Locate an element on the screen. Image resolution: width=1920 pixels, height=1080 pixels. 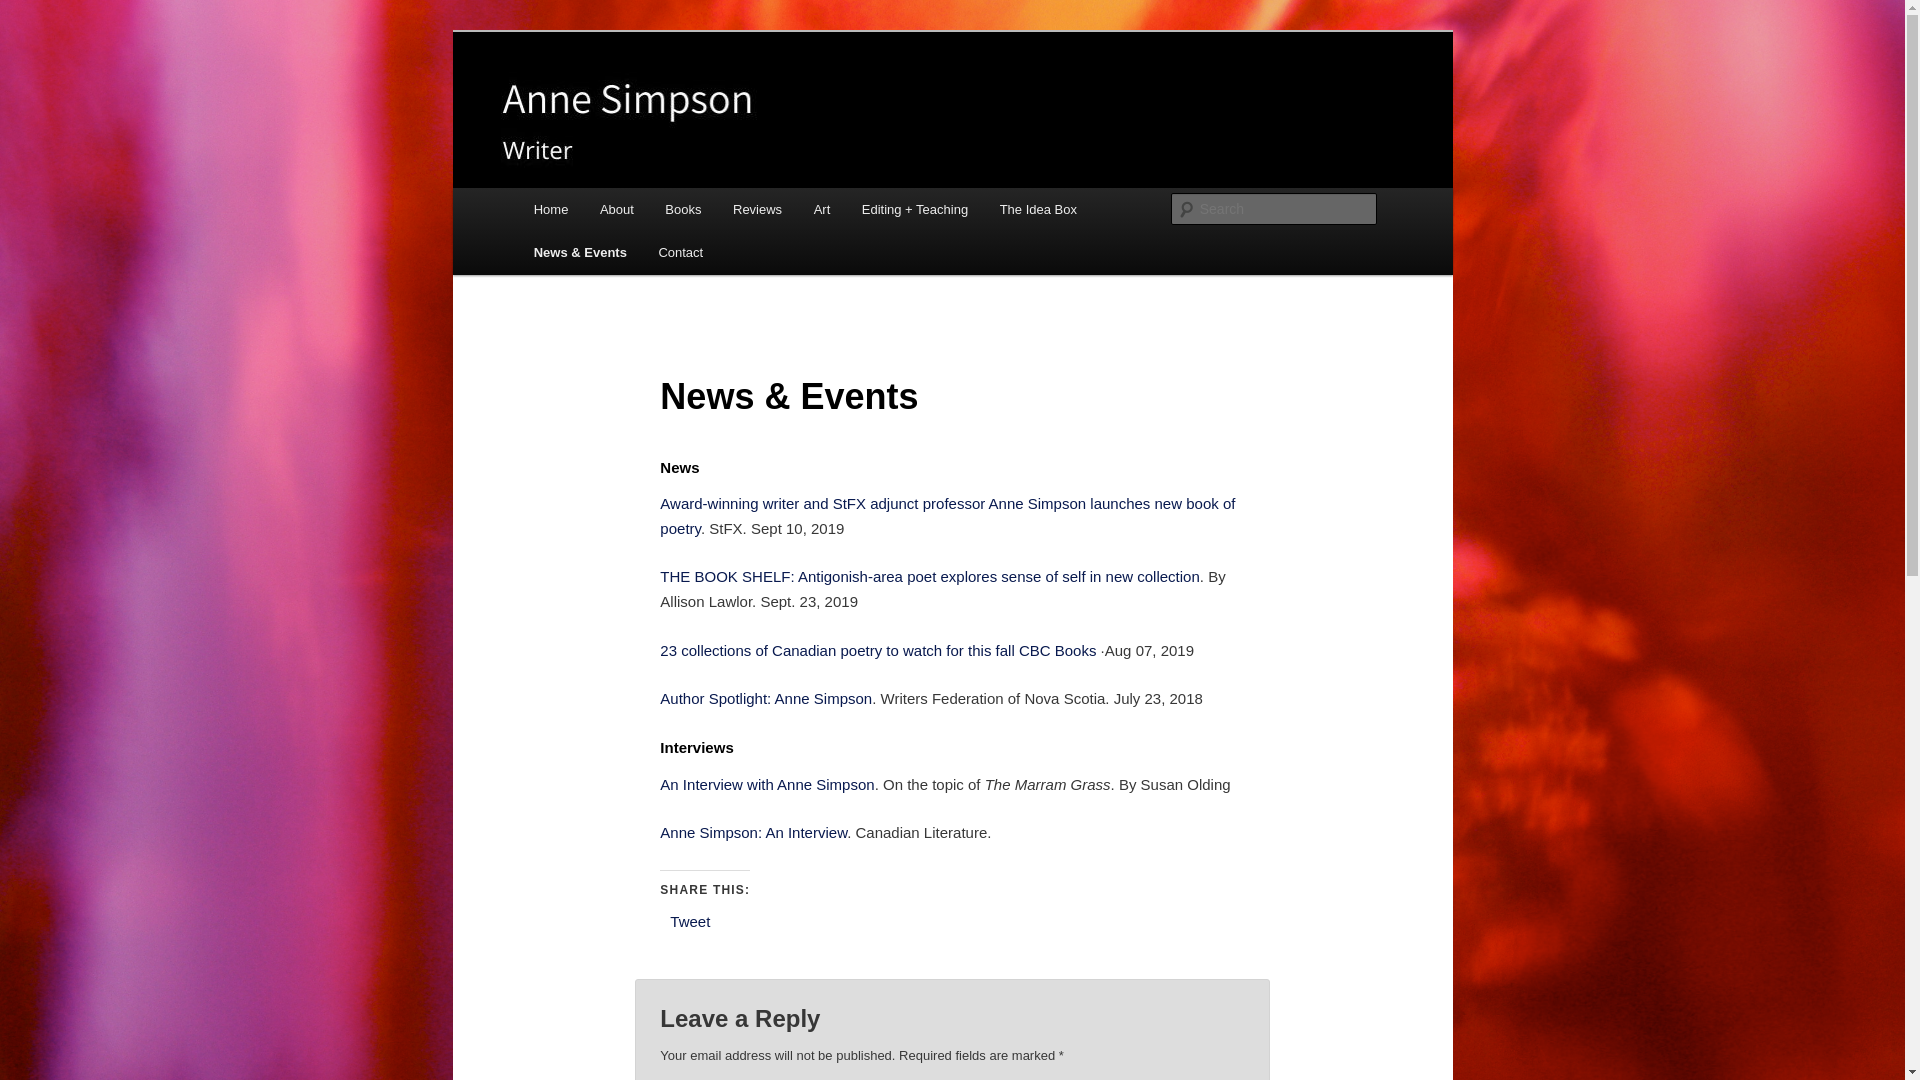
'An Interview with Anne Simpson' is located at coordinates (766, 783).